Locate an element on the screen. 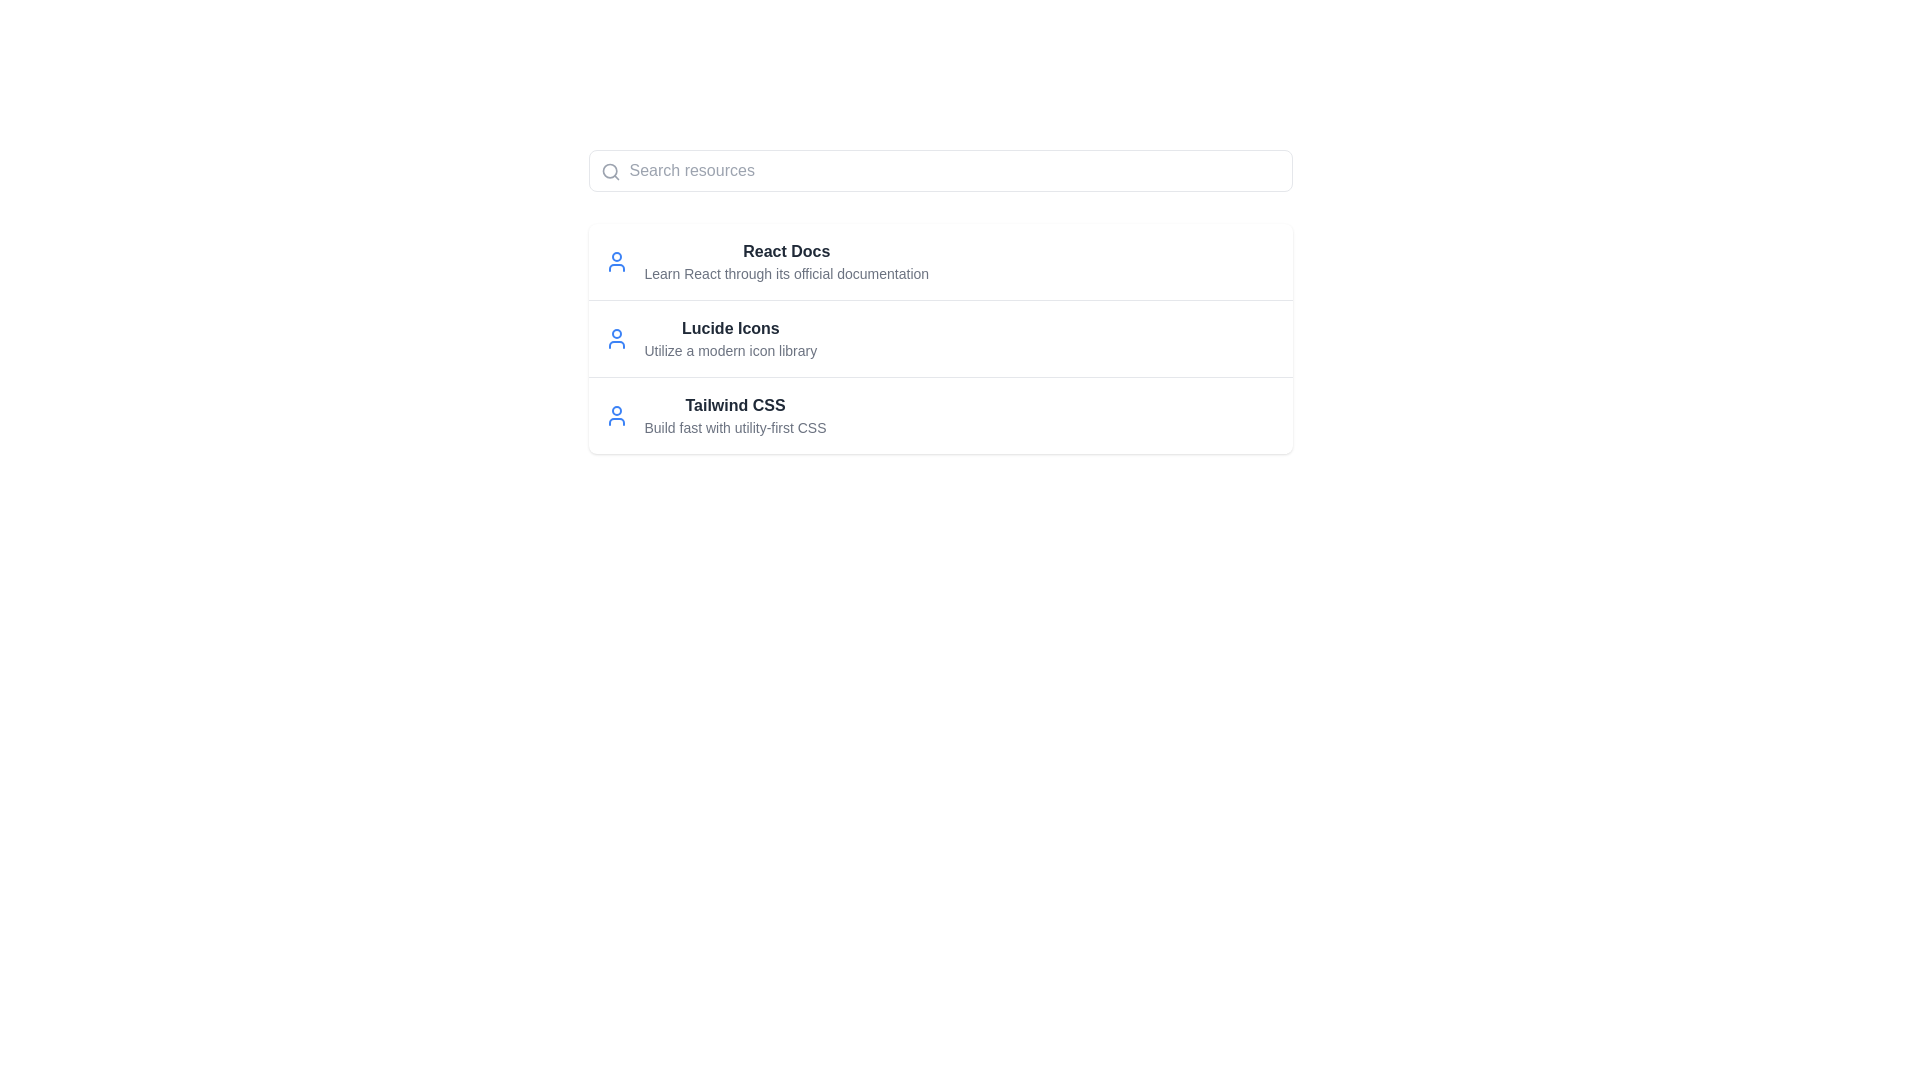 The height and width of the screenshot is (1080, 1920). header text element located at the top of the first entry in the list, which provides a clear and concise description of the entry's content is located at coordinates (785, 250).